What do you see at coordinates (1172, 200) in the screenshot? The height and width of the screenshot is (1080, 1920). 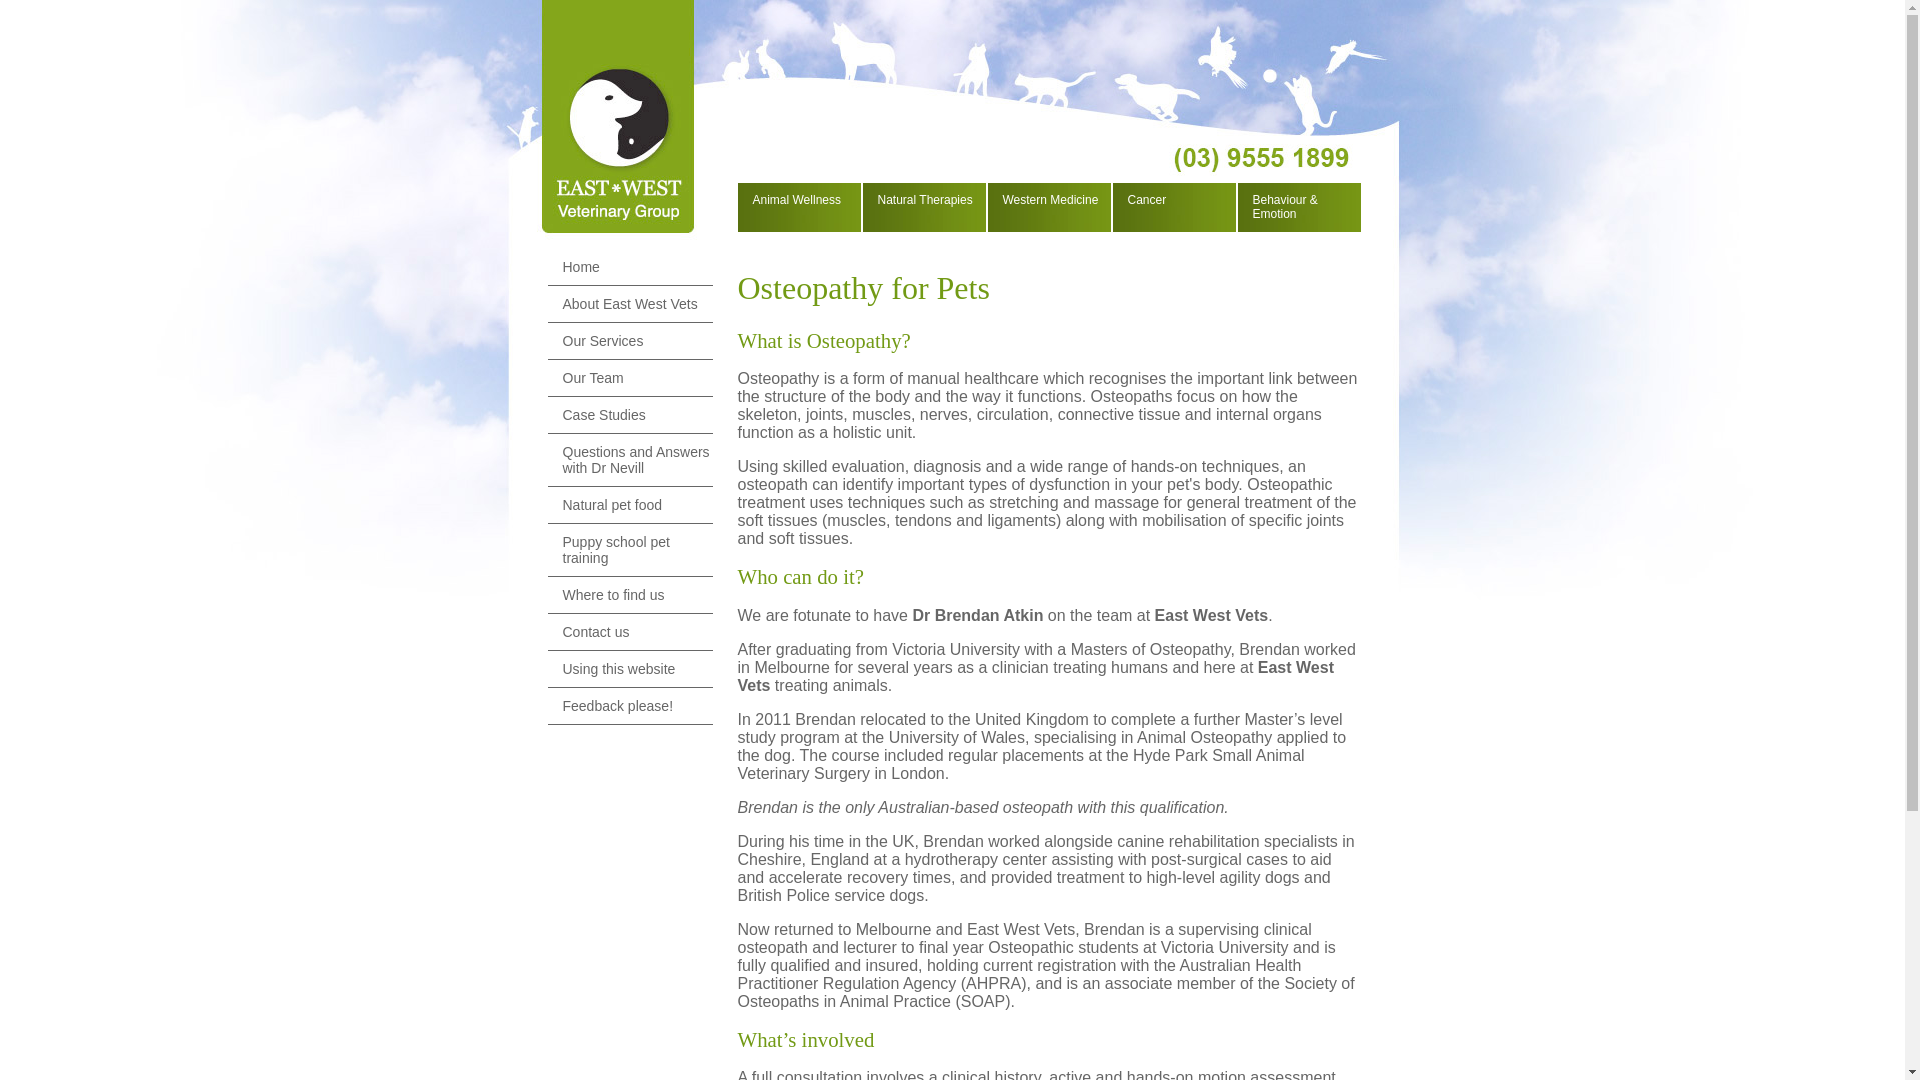 I see `'Cancer'` at bounding box center [1172, 200].